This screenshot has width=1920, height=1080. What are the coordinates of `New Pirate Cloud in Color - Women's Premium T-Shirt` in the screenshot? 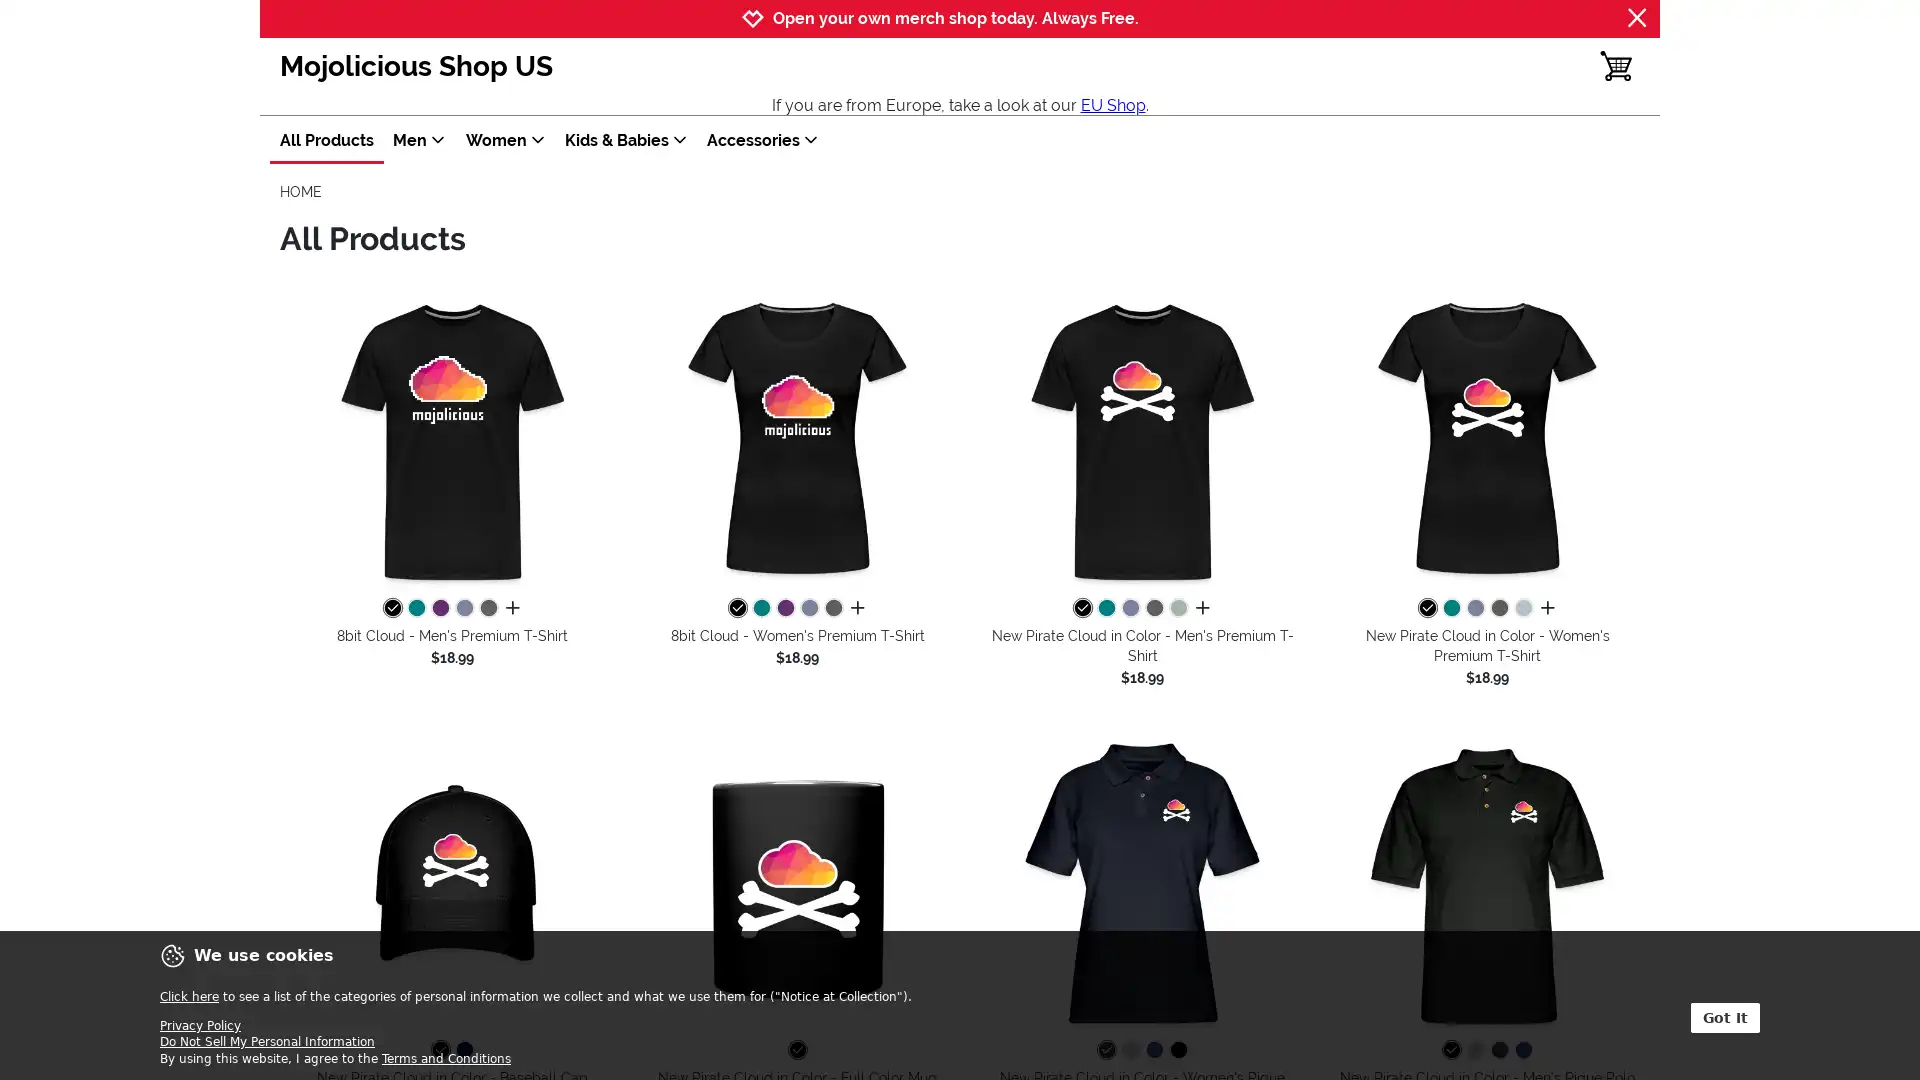 It's located at (1487, 439).